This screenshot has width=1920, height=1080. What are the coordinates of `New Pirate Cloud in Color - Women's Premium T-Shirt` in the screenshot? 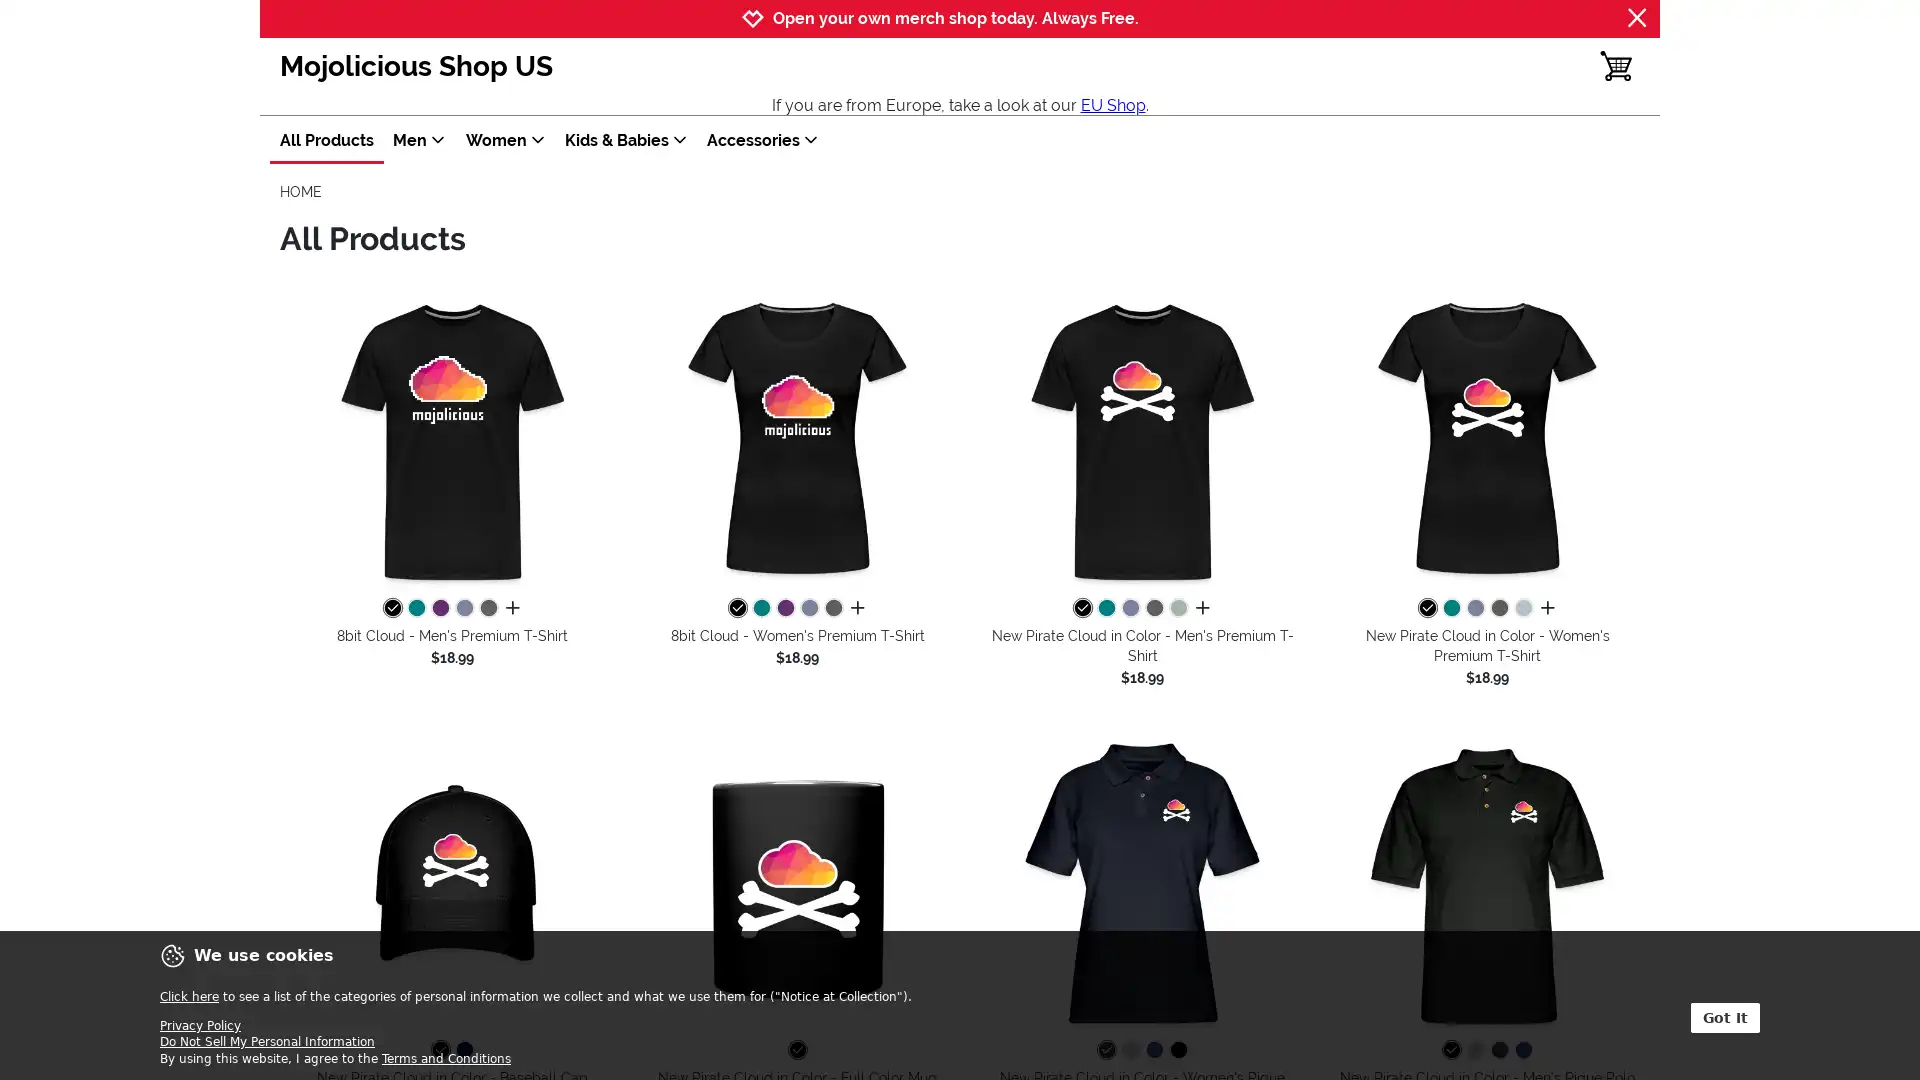 It's located at (1487, 439).